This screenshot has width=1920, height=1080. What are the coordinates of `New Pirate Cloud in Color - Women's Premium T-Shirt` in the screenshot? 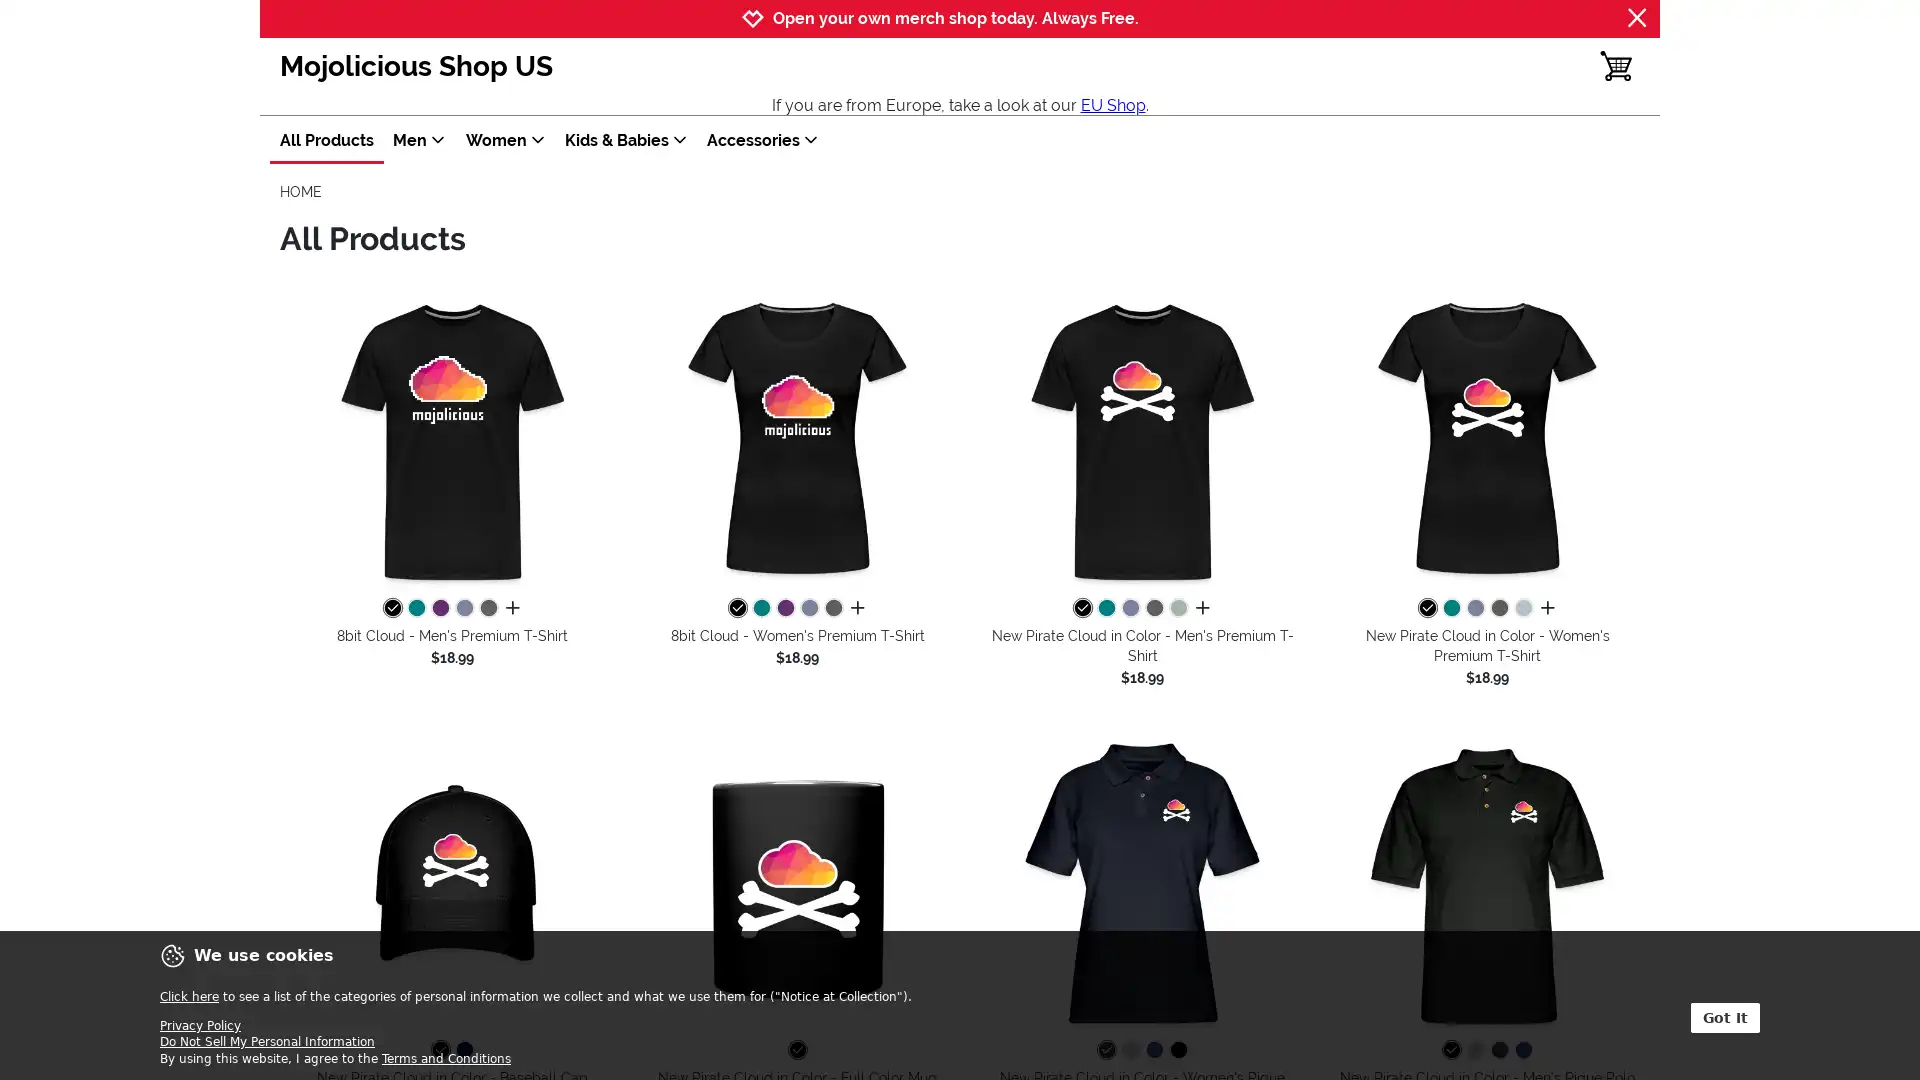 It's located at (1487, 439).